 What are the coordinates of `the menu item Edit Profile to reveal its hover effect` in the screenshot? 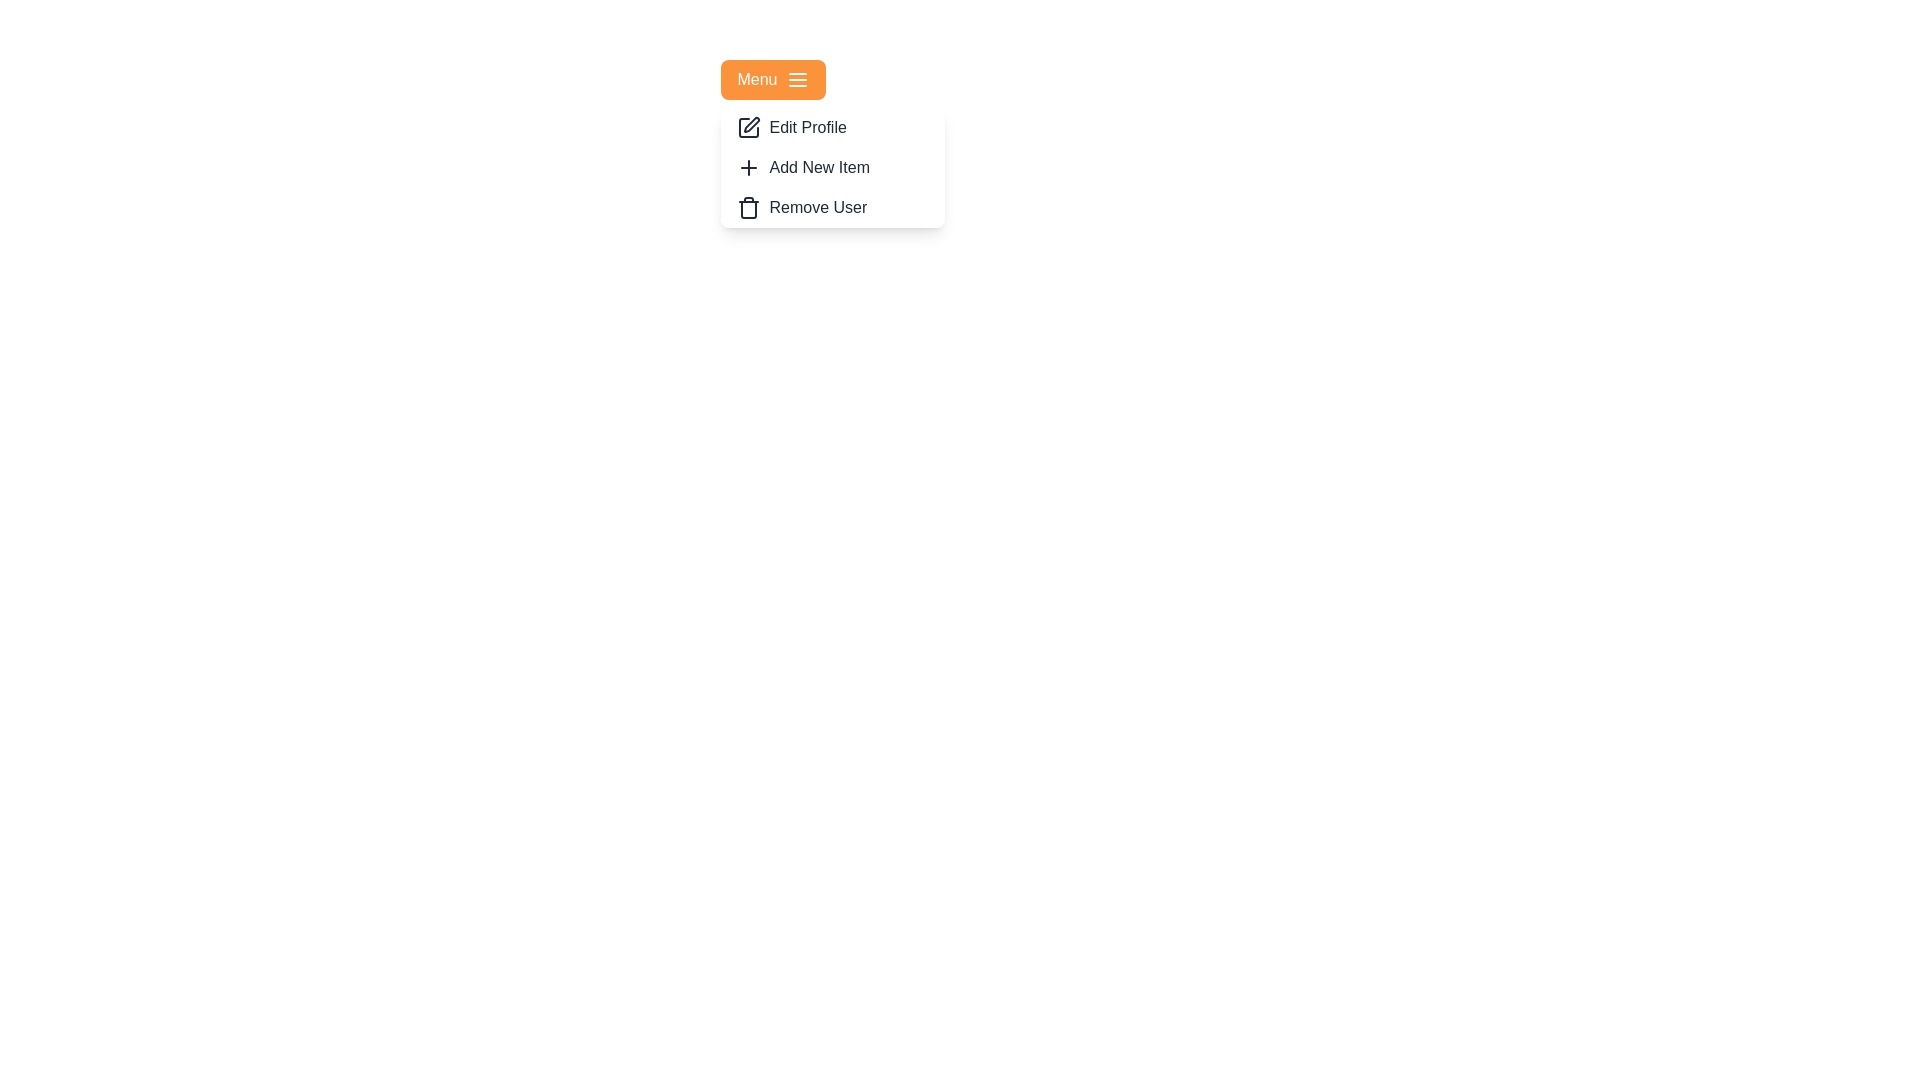 It's located at (833, 127).